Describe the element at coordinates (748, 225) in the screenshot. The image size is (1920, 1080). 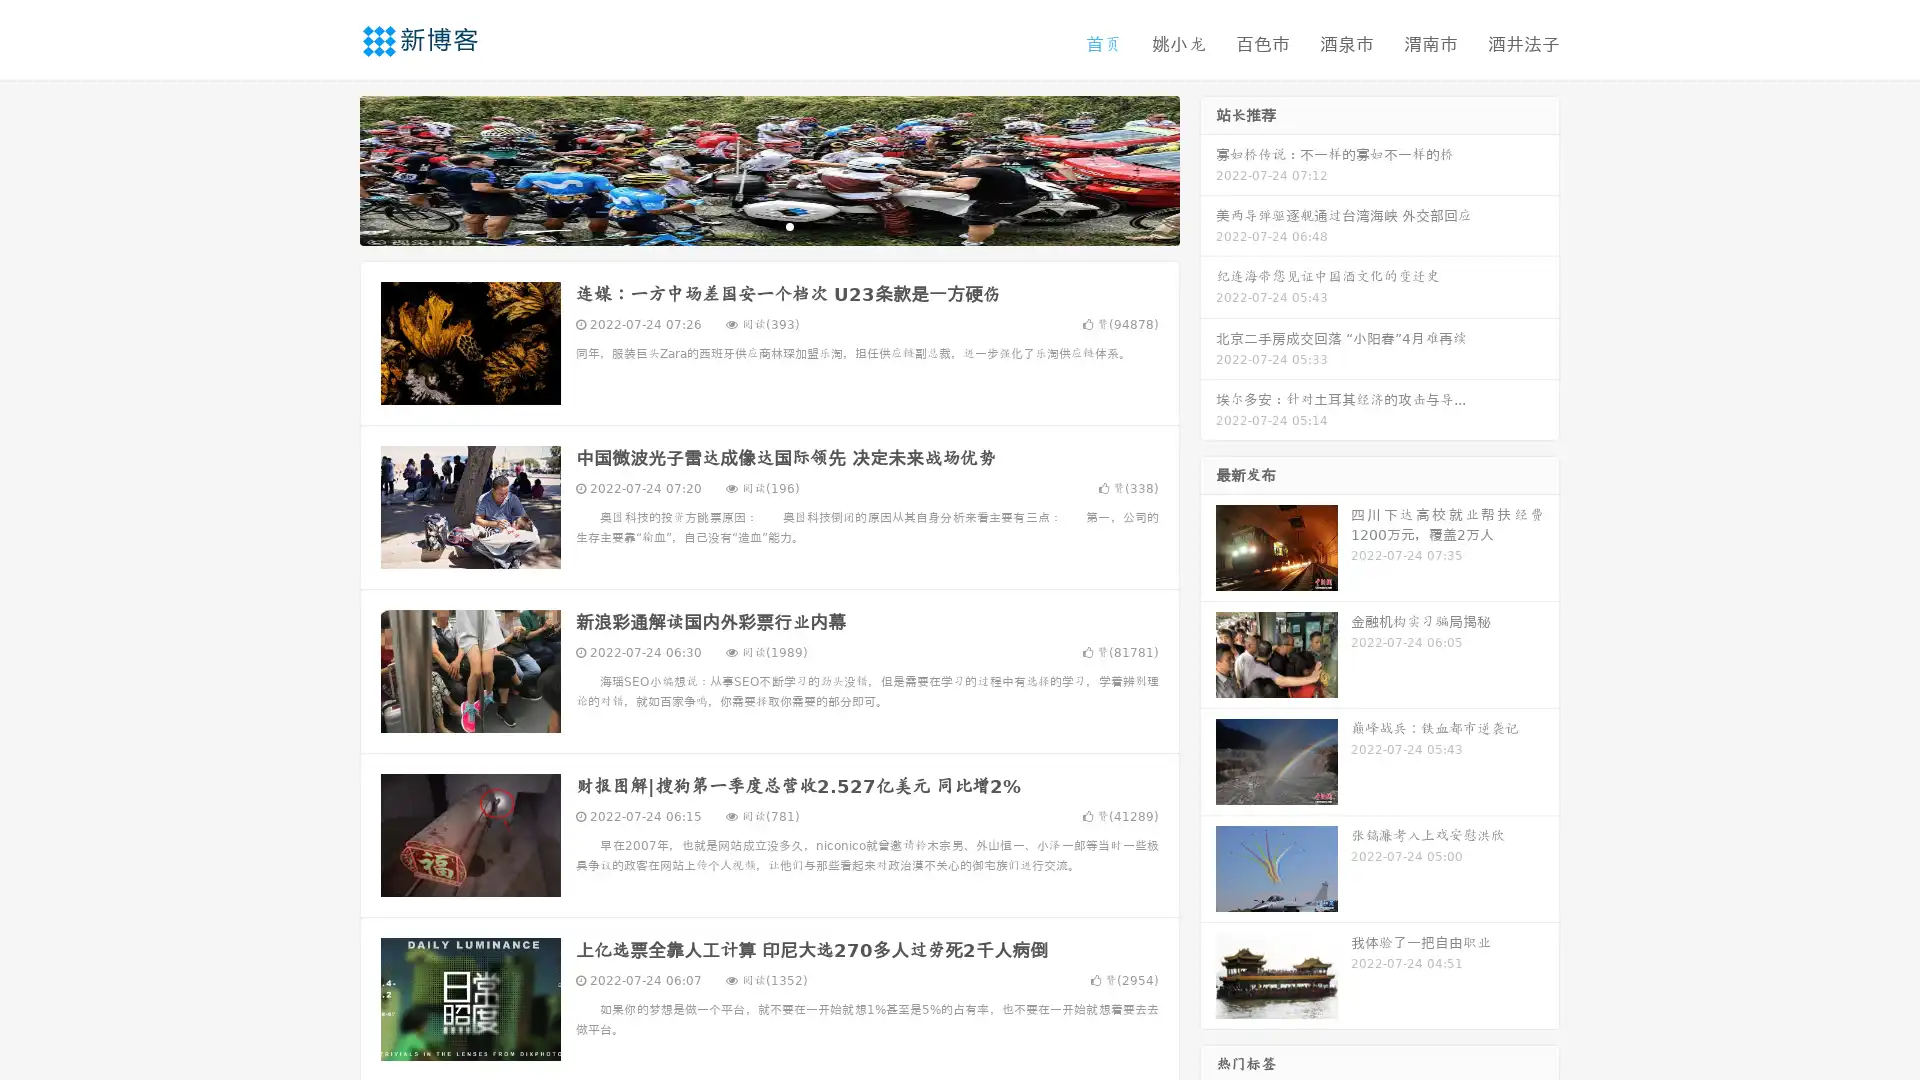
I see `Go to slide 1` at that location.